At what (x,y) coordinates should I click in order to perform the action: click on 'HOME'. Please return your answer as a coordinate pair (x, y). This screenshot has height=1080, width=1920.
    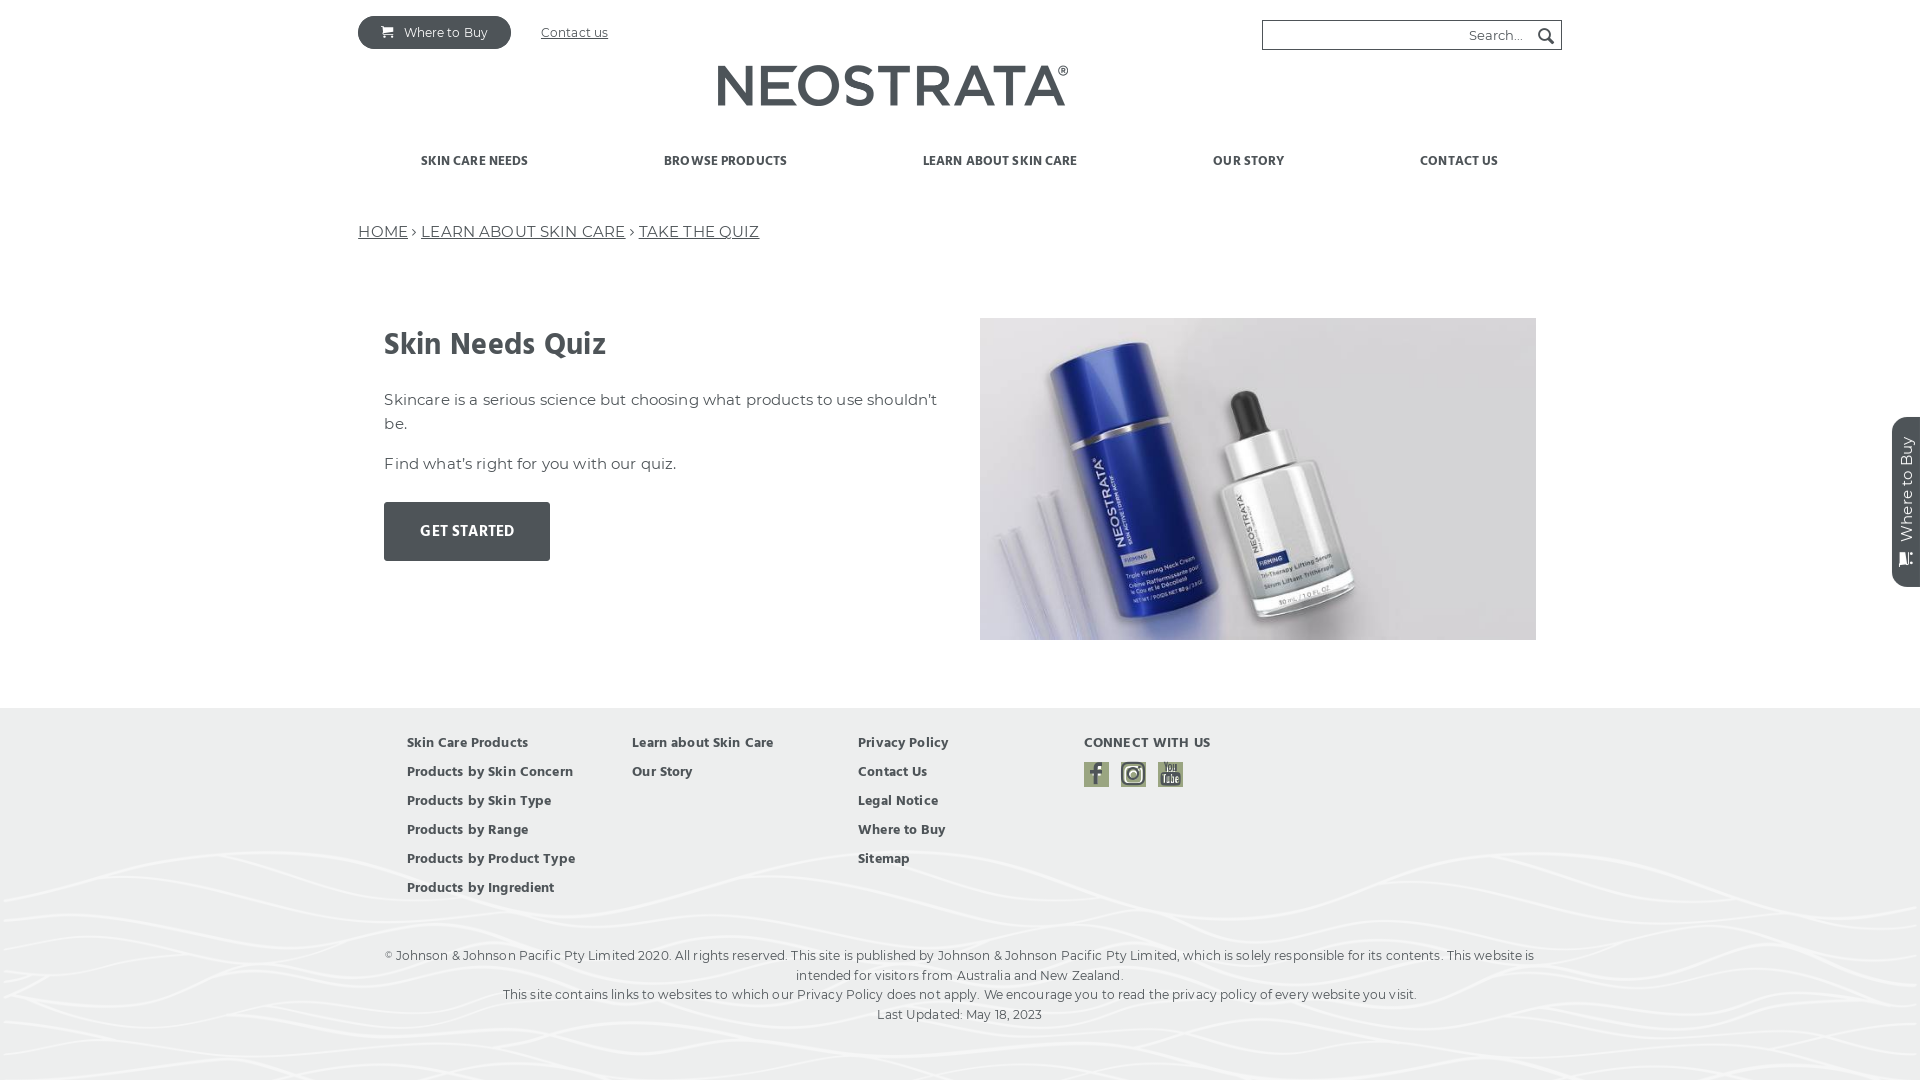
    Looking at the image, I should click on (383, 230).